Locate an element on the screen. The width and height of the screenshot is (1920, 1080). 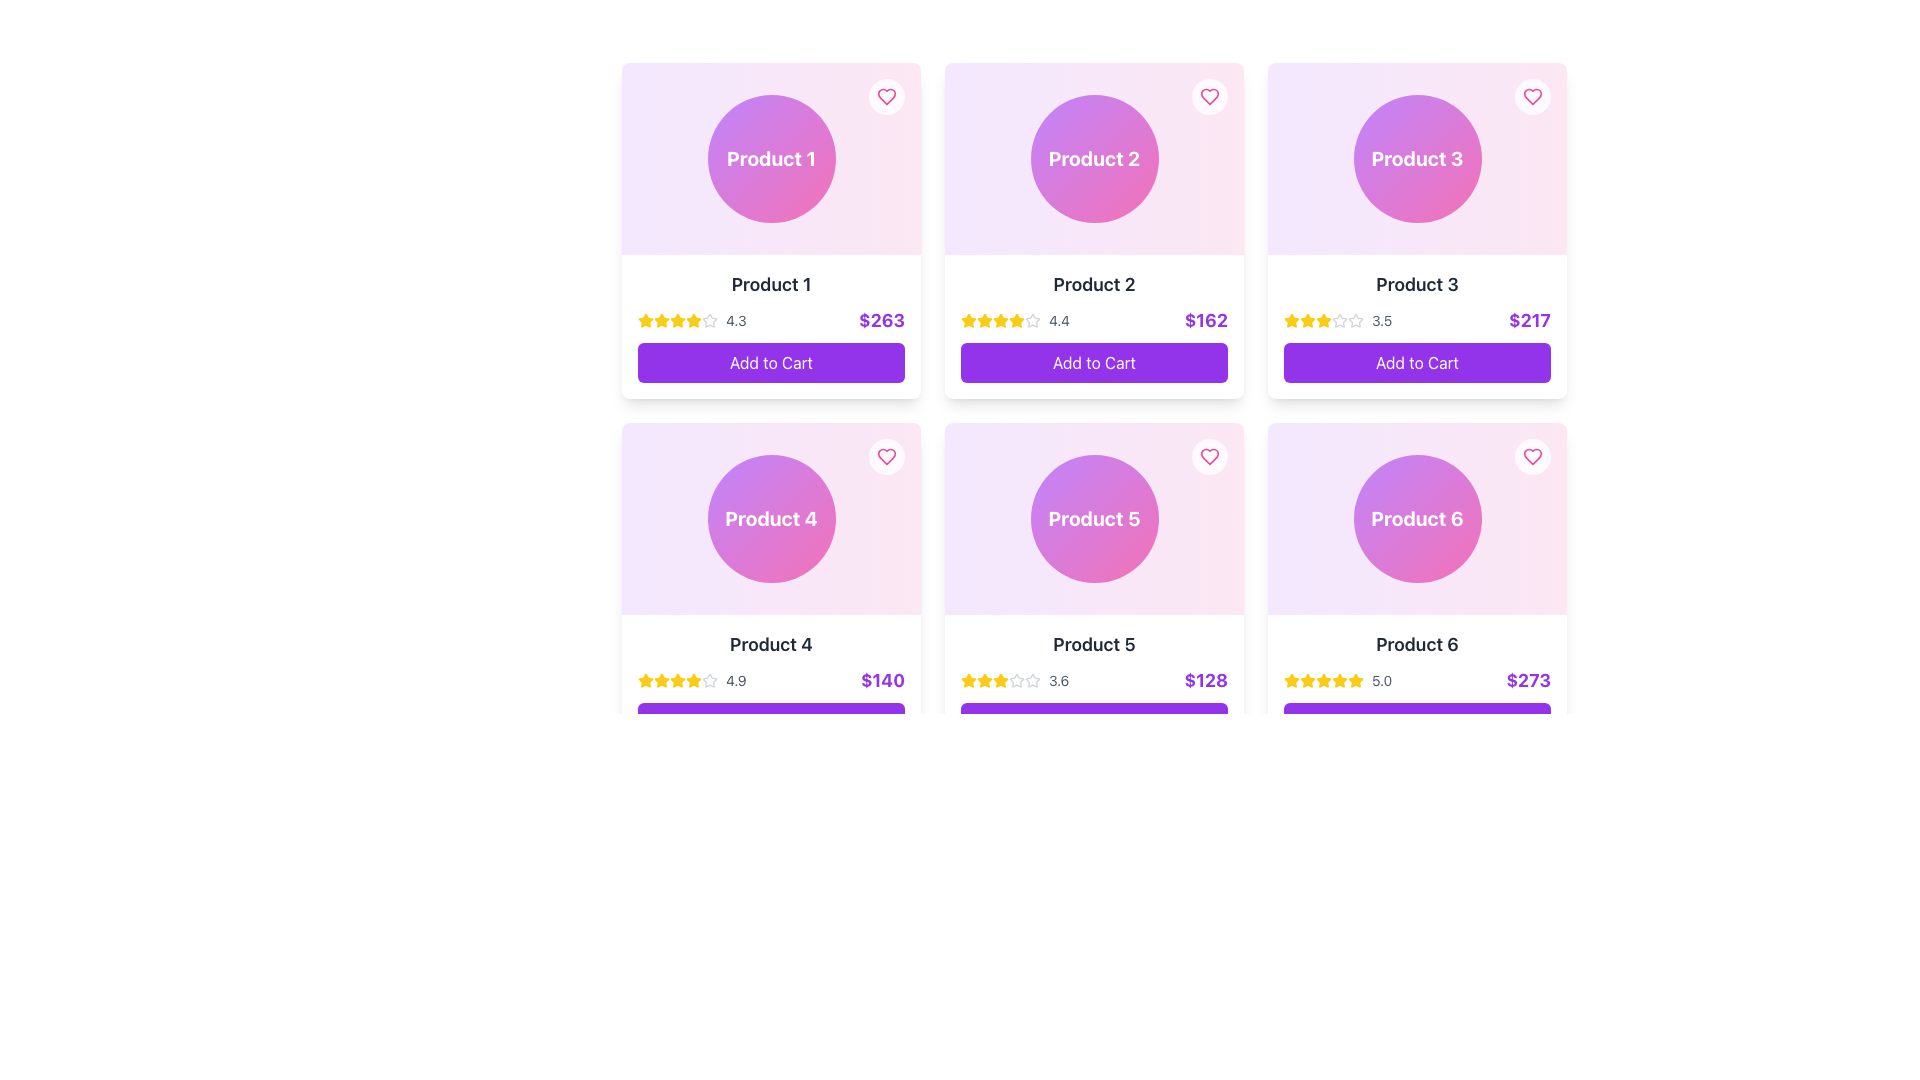
the 'Add to Cart' button for 'Product 1' to change its background color is located at coordinates (770, 362).